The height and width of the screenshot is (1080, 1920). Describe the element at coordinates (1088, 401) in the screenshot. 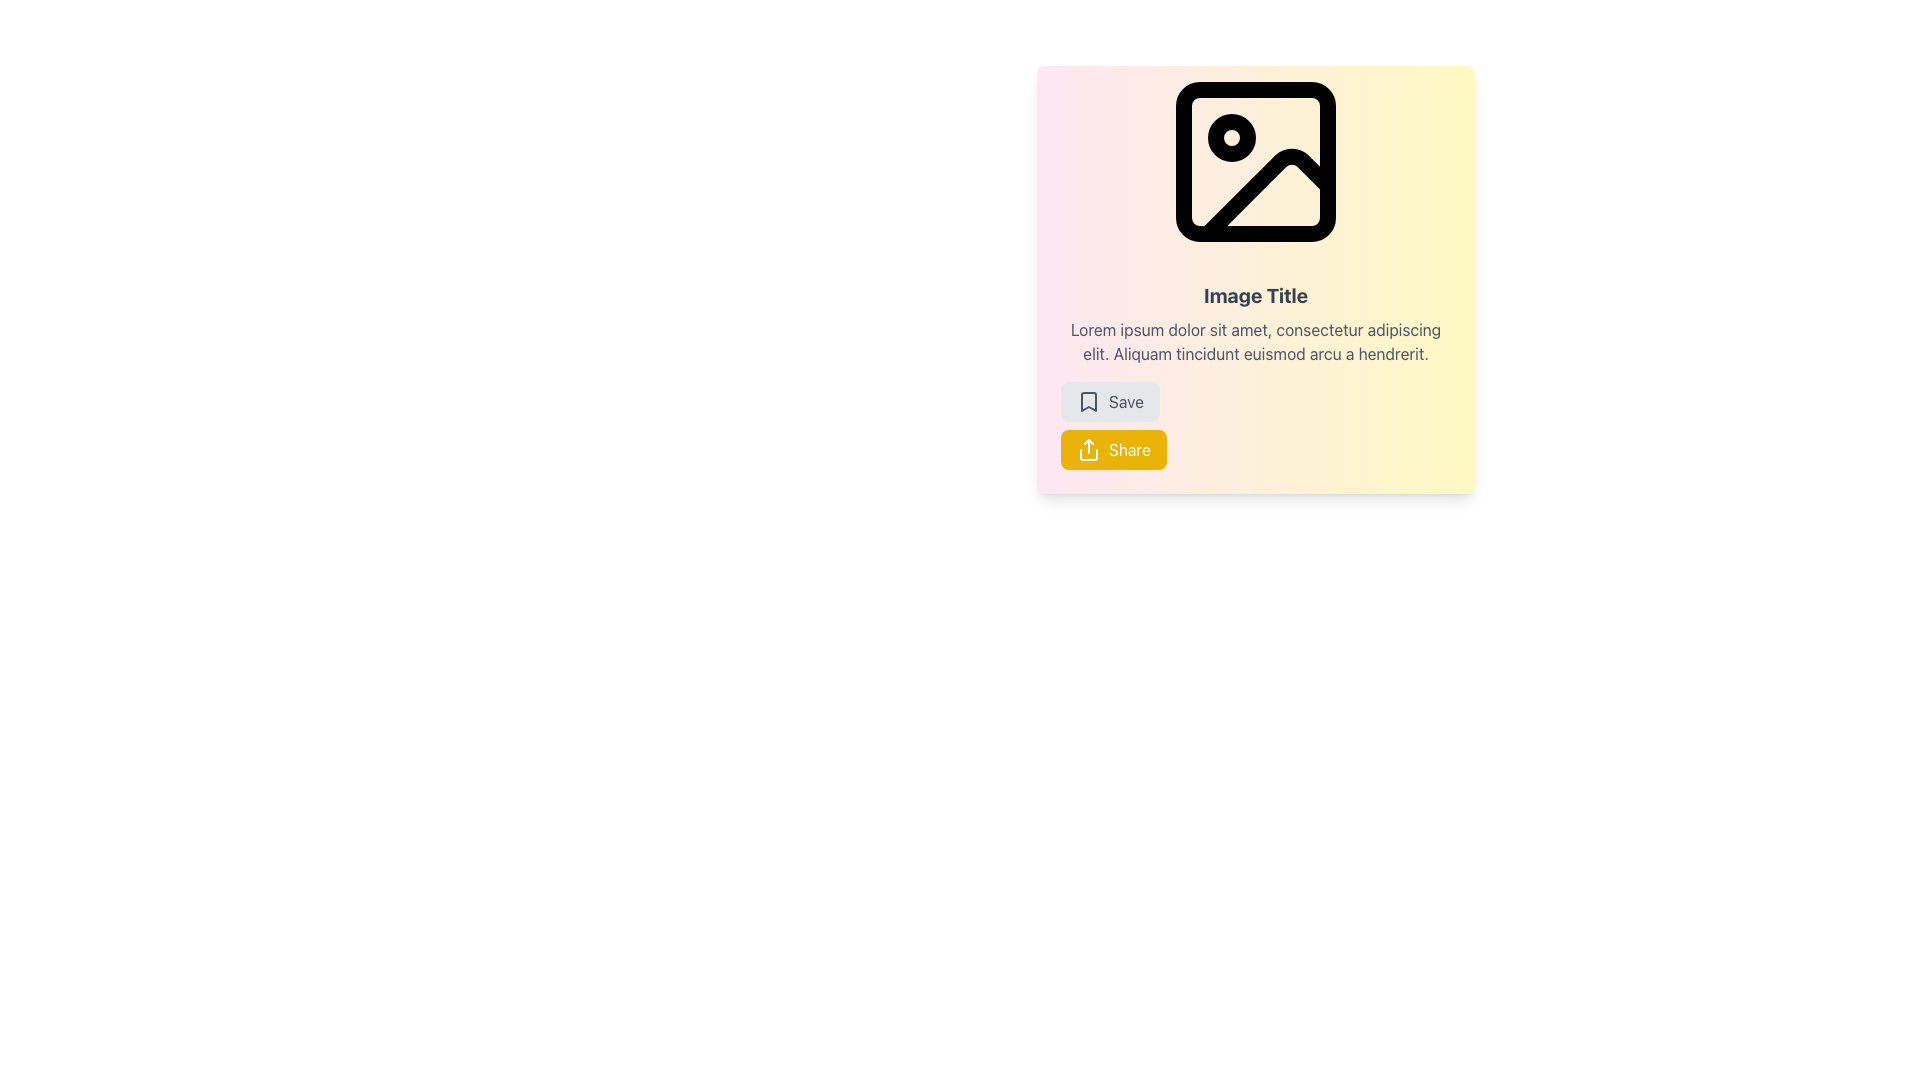

I see `the bookmark-shaped icon located within the gray 'Save' button` at that location.